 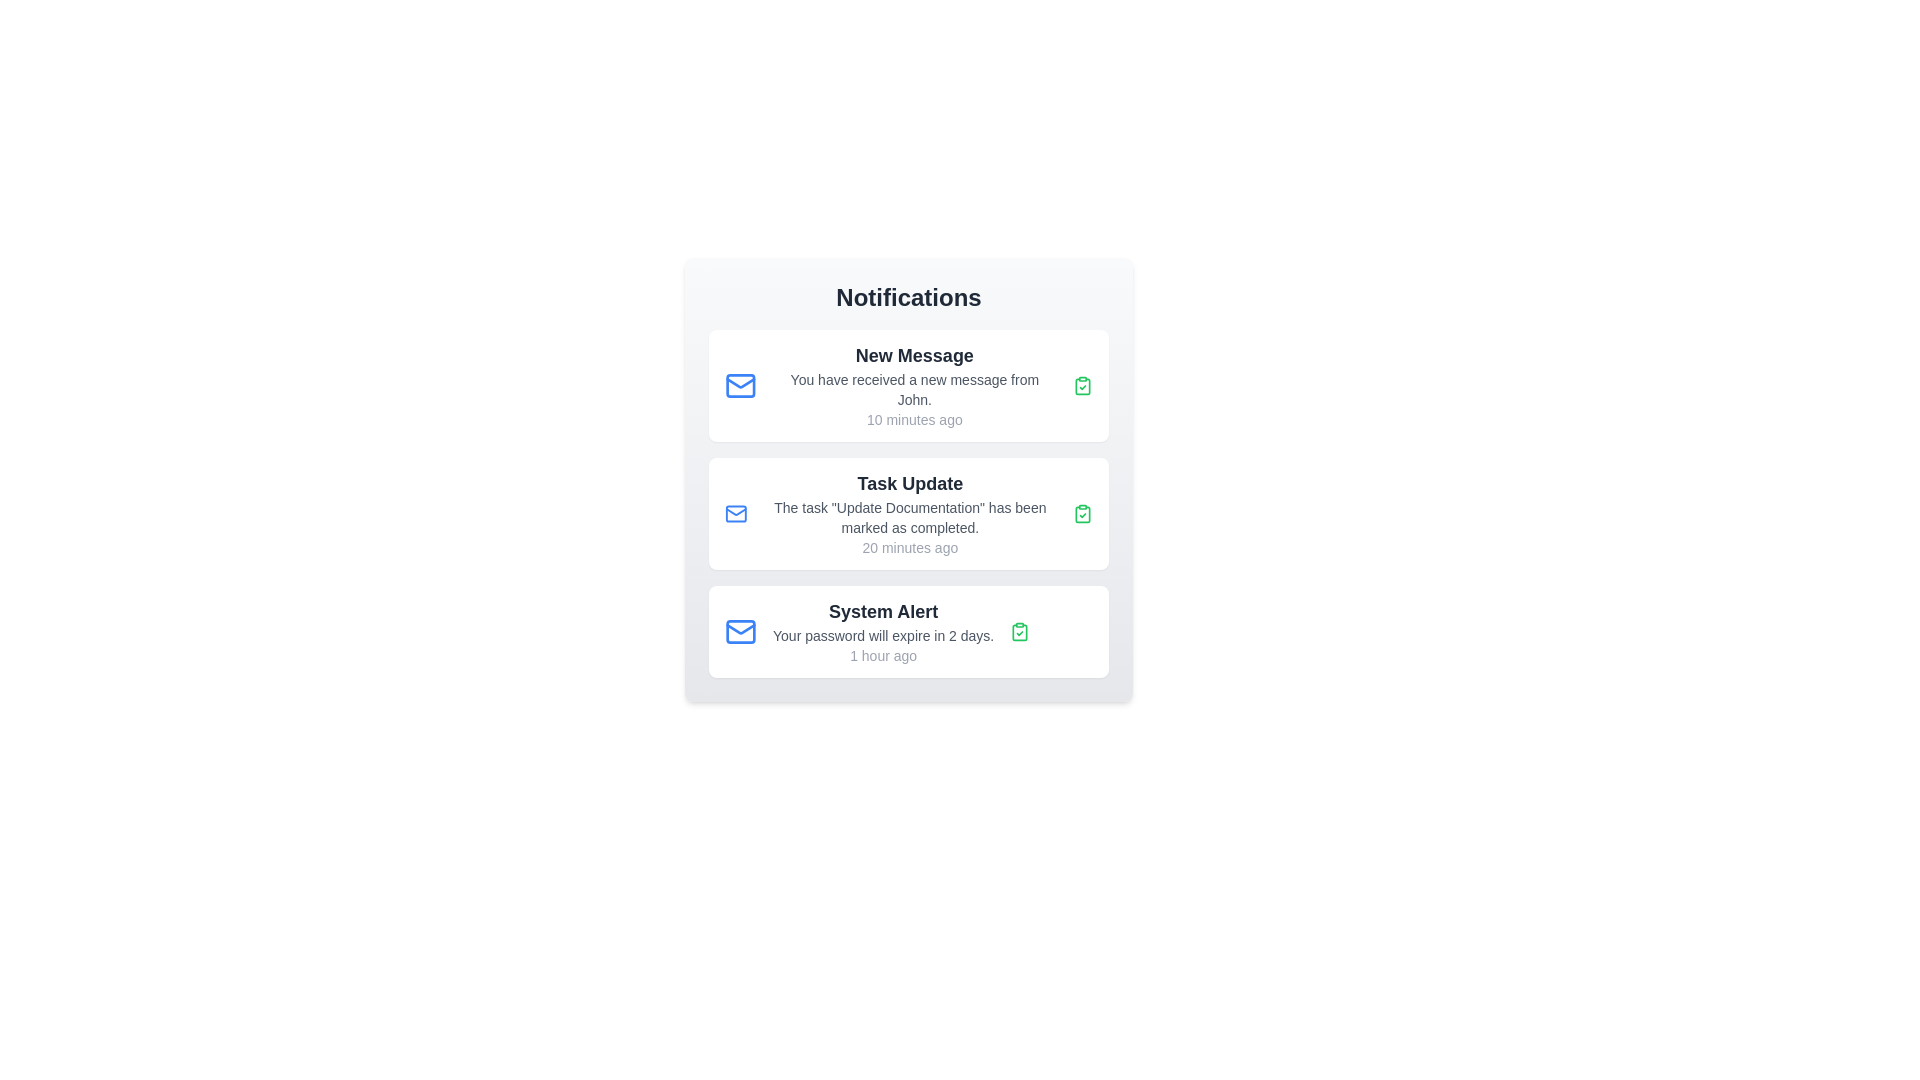 What do you see at coordinates (1019, 632) in the screenshot?
I see `the green icon to mark the notification as read for 3` at bounding box center [1019, 632].